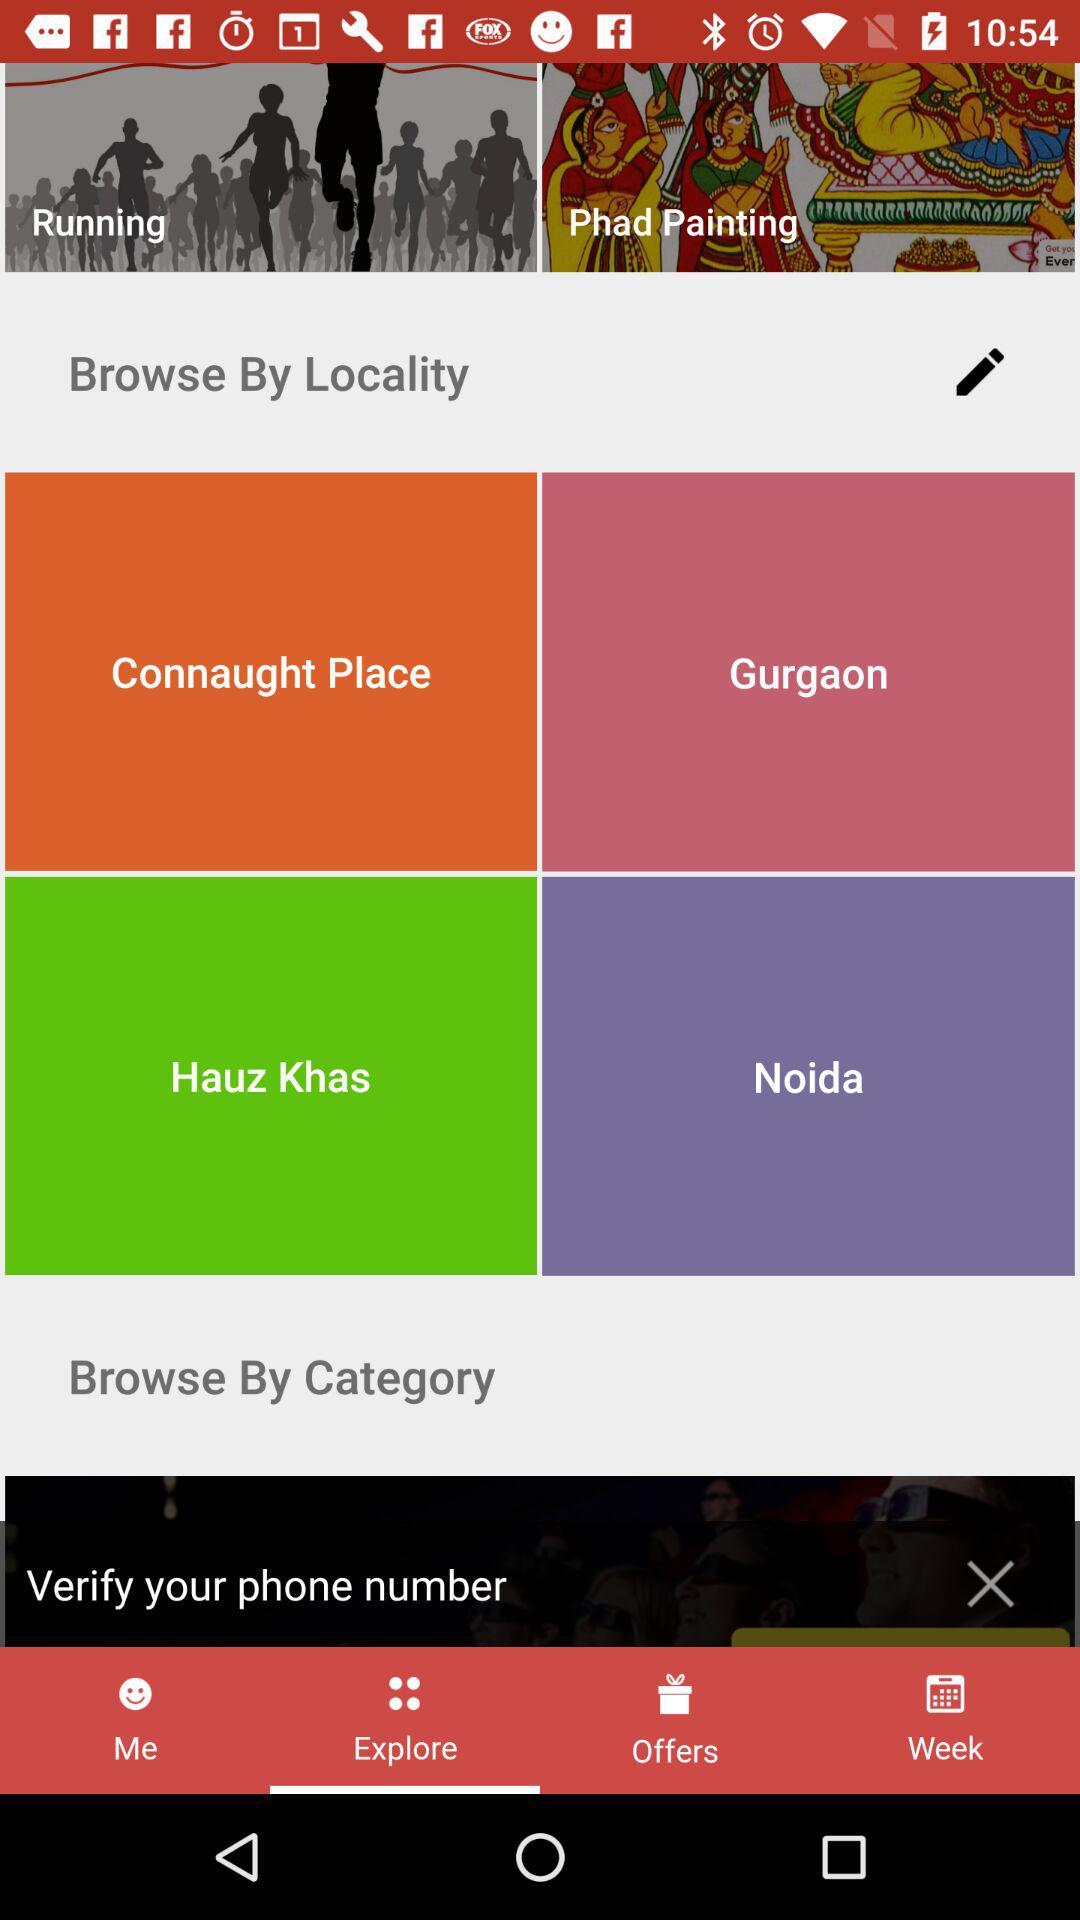 The image size is (1080, 1920). What do you see at coordinates (945, 1719) in the screenshot?
I see `the week item` at bounding box center [945, 1719].